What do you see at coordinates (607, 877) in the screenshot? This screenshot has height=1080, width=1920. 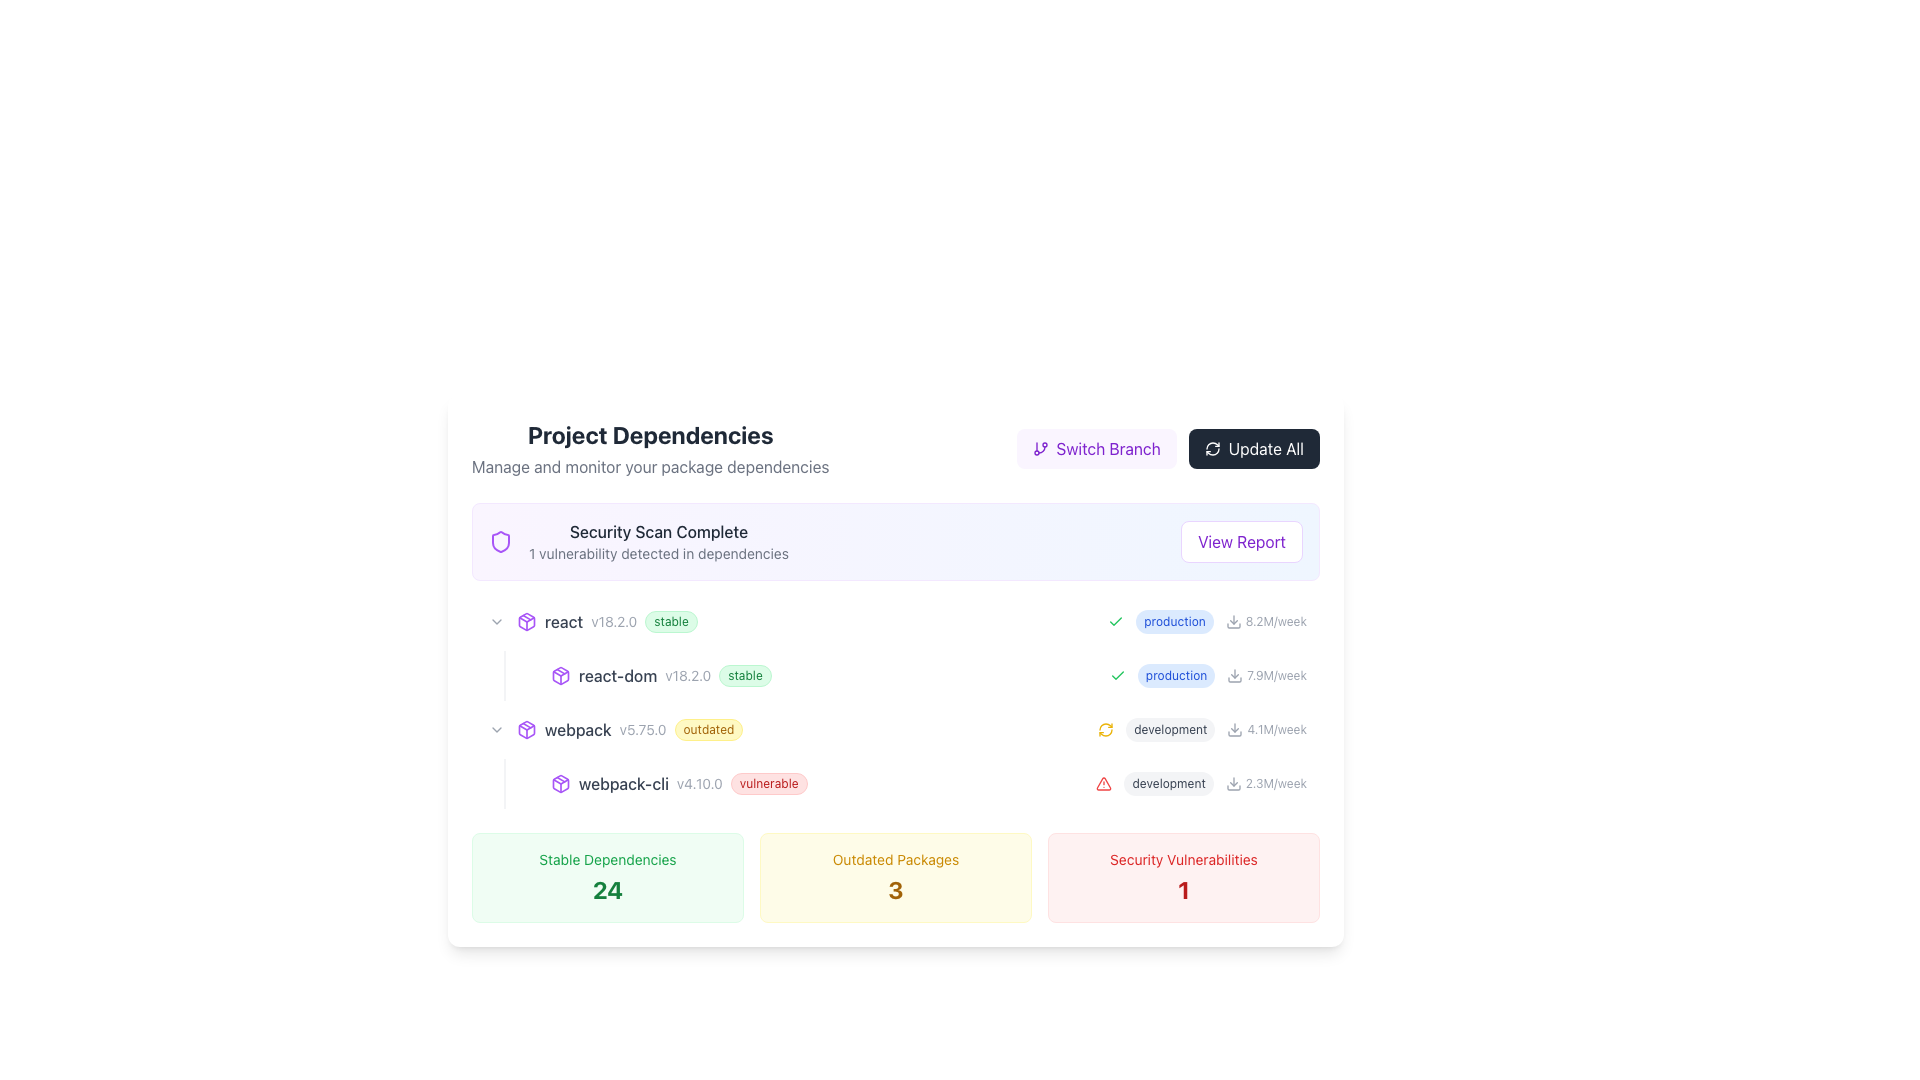 I see `the information displayed on the rectangular informational card with a green background that shows 'Stable Dependencies' at the top and the number '24' centered below it` at bounding box center [607, 877].